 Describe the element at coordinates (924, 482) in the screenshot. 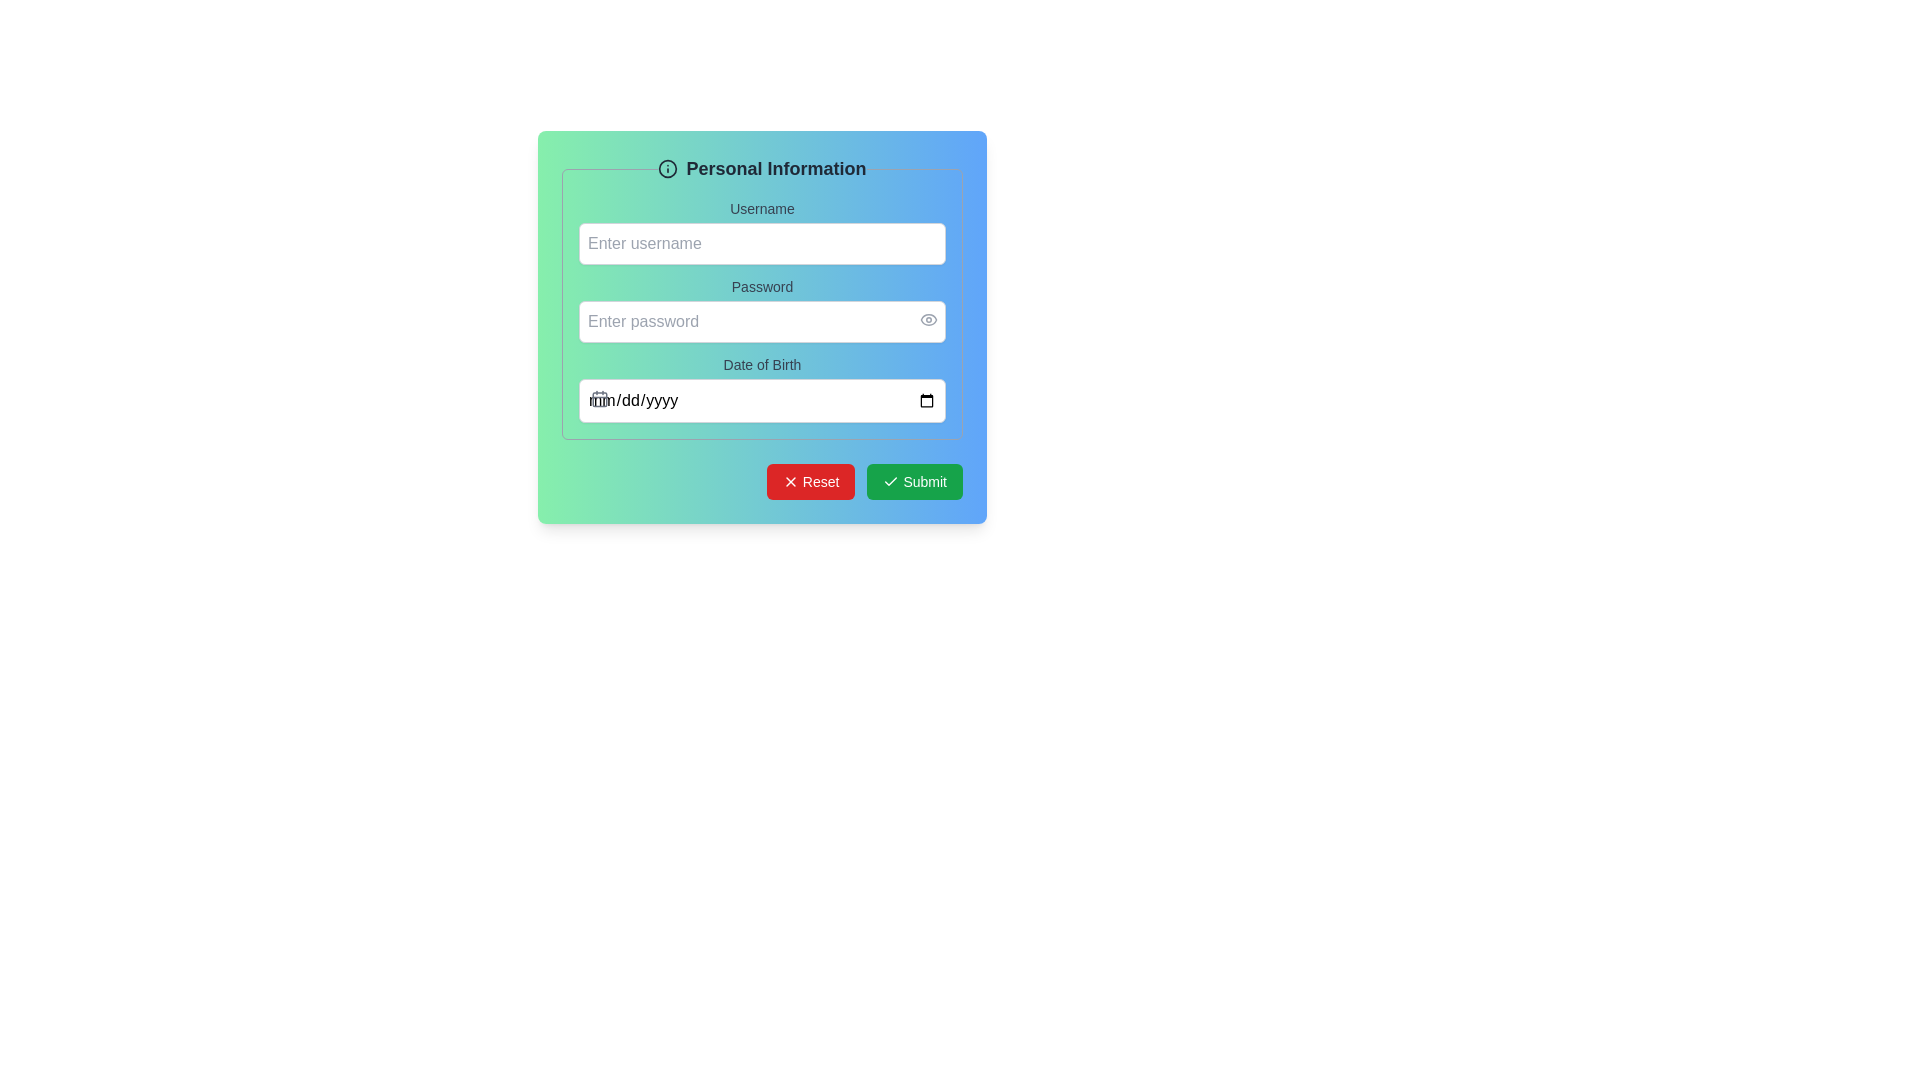

I see `the 'Submit' text label within the green button located at the bottom-right of the form` at that location.